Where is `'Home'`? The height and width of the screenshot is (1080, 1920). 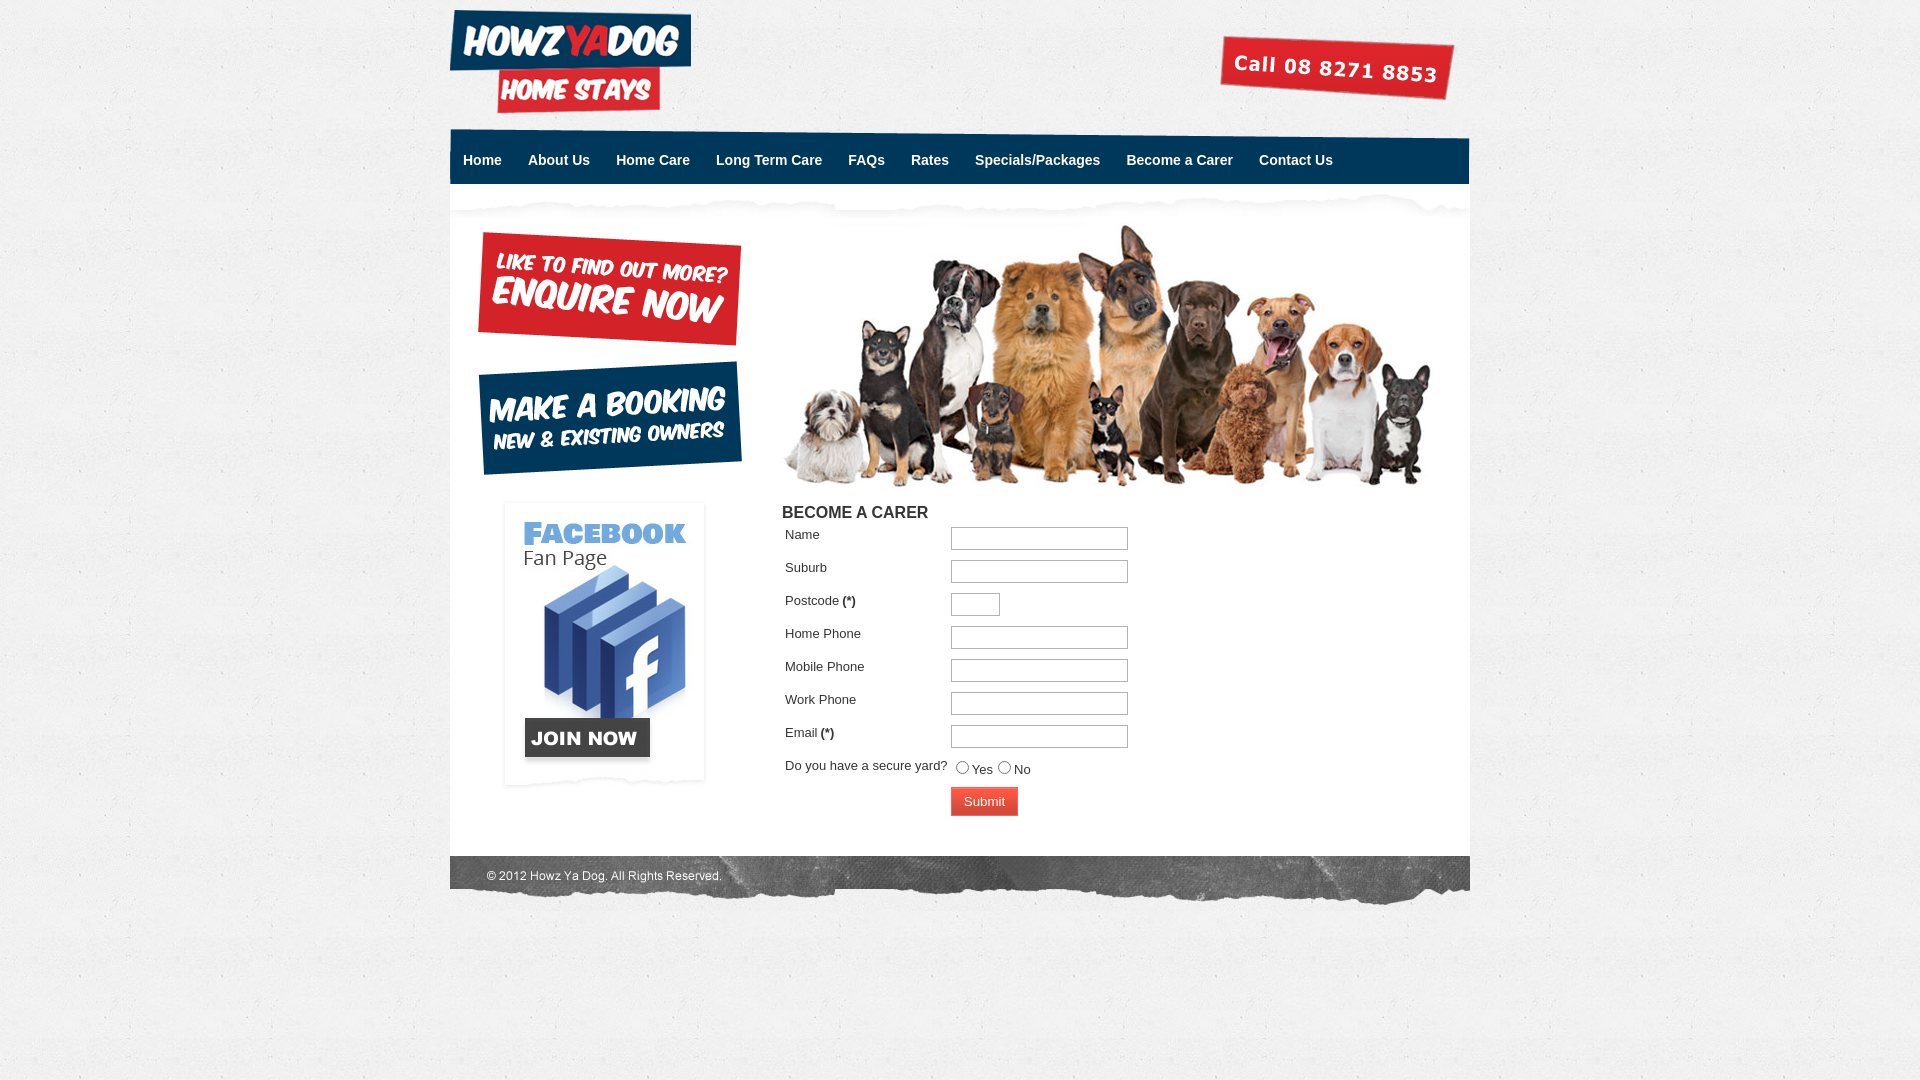
'Home' is located at coordinates (450, 154).